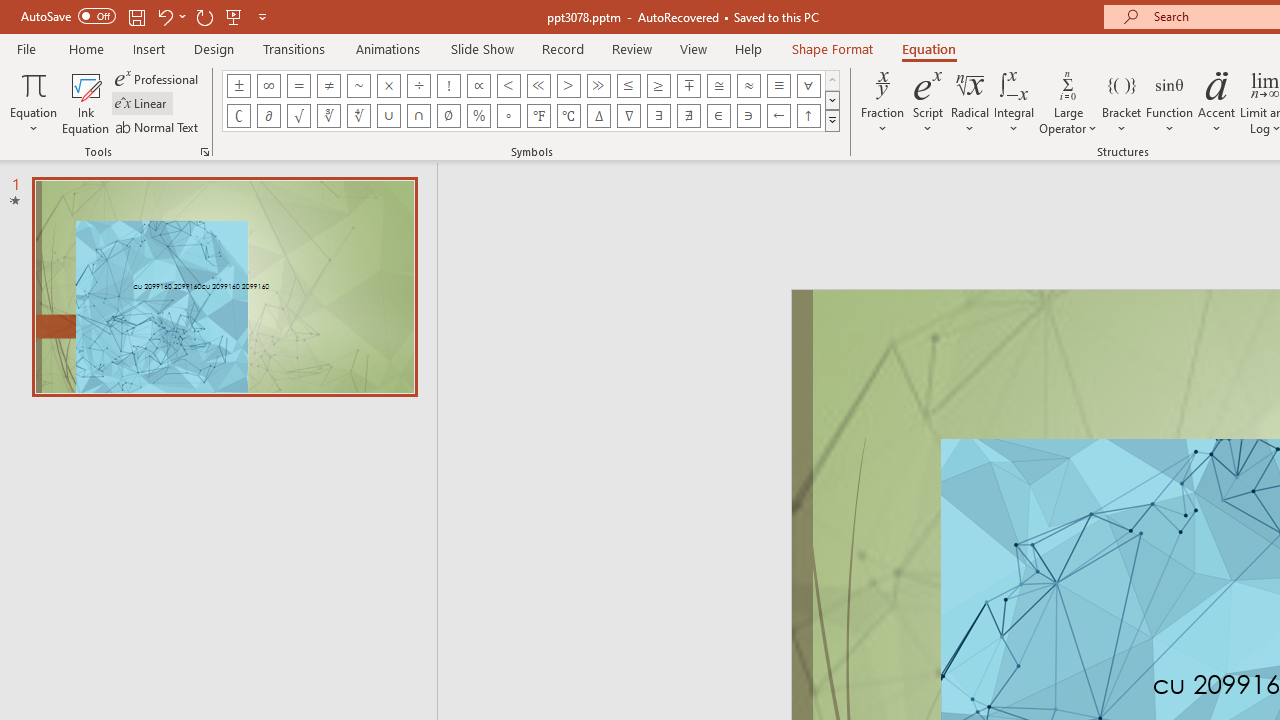 This screenshot has width=1280, height=720. Describe the element at coordinates (567, 115) in the screenshot. I see `'Equation Symbol Degrees Celsius'` at that location.